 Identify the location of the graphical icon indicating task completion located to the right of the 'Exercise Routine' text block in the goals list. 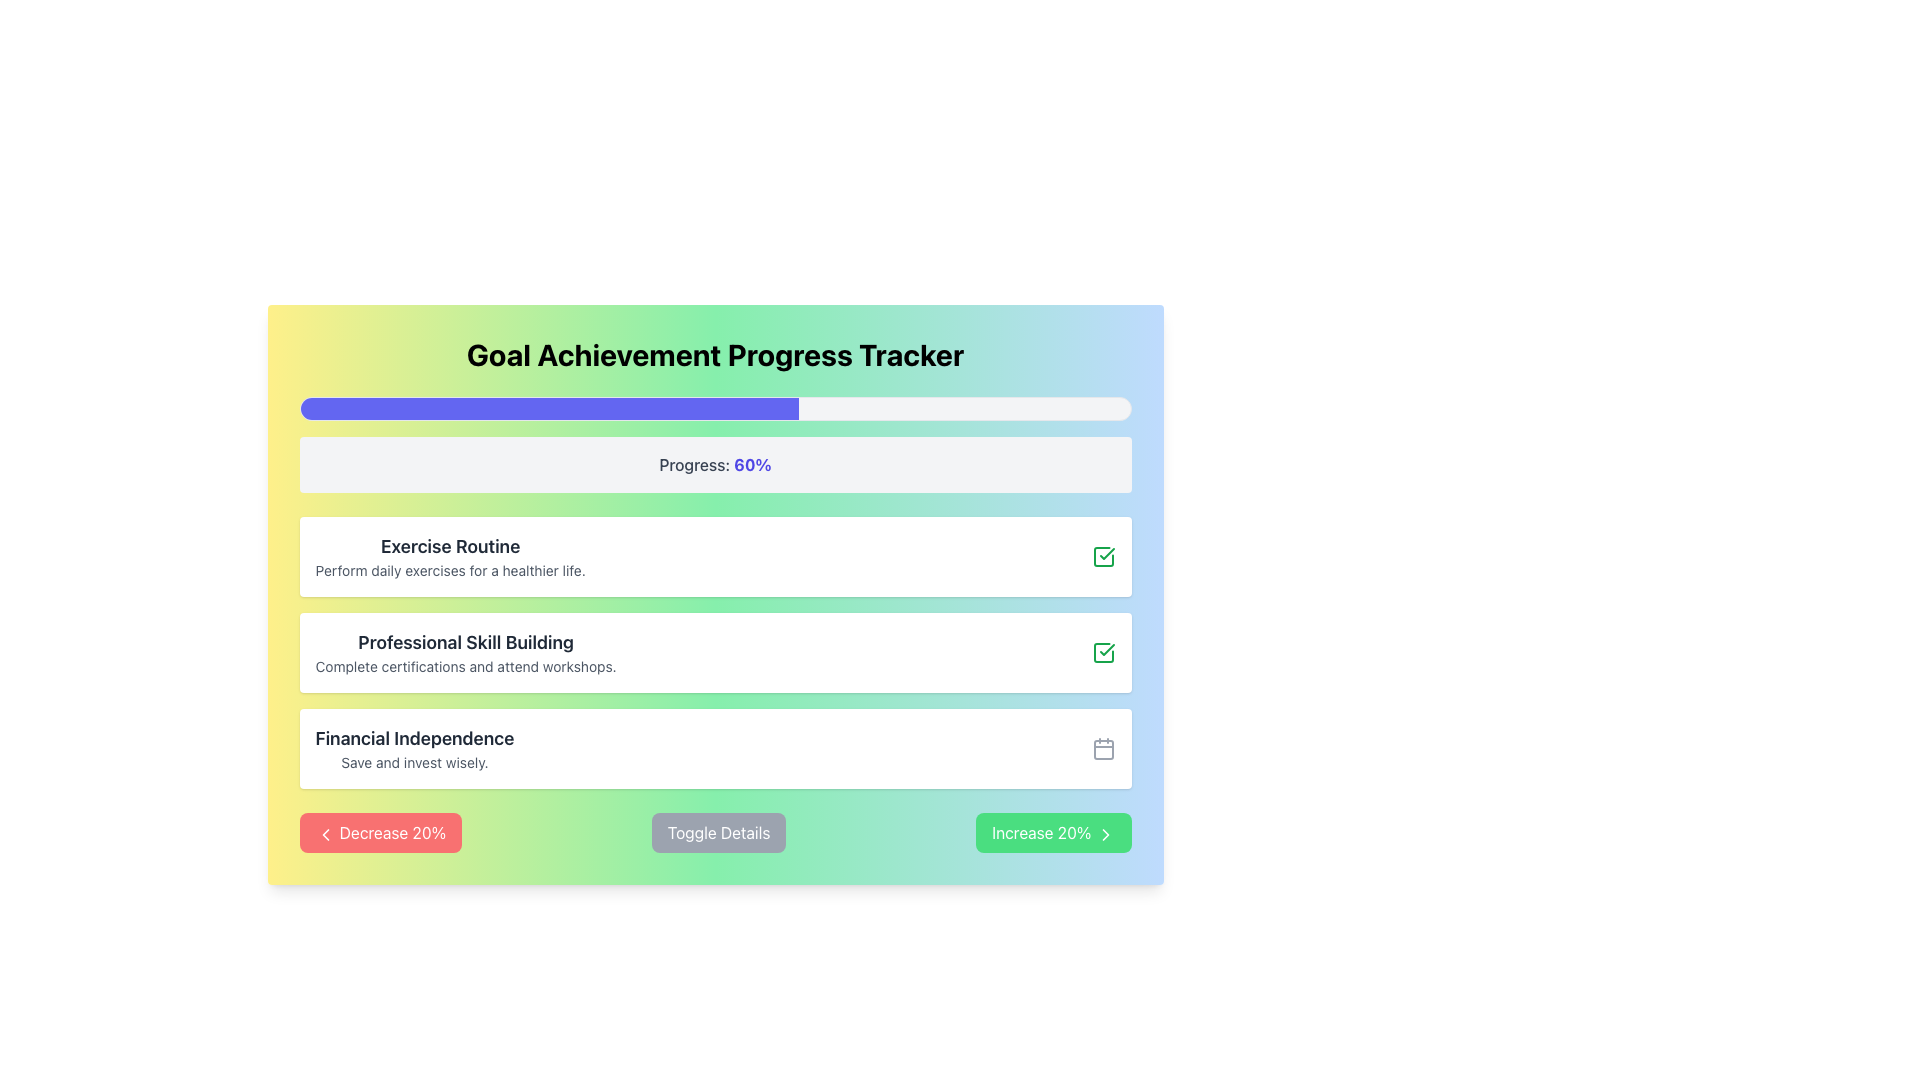
(1102, 652).